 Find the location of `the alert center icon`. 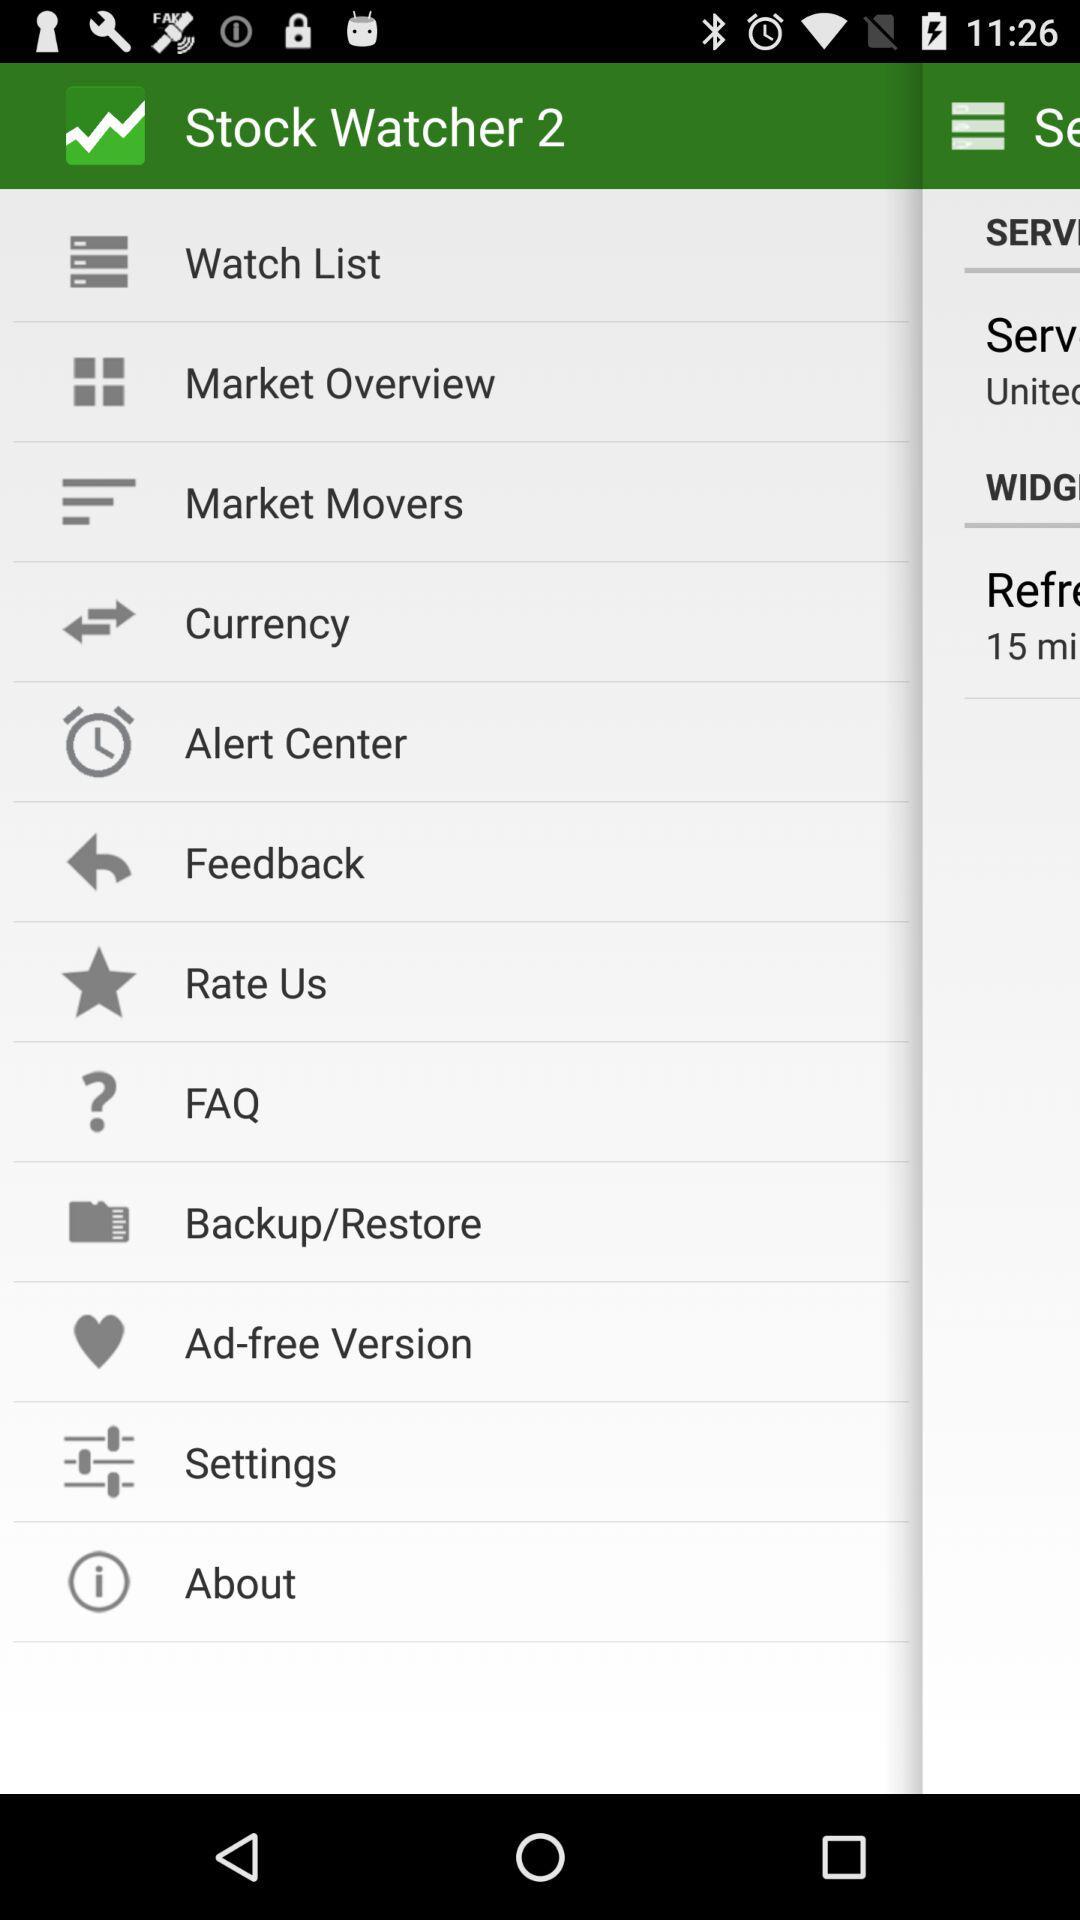

the alert center icon is located at coordinates (532, 740).